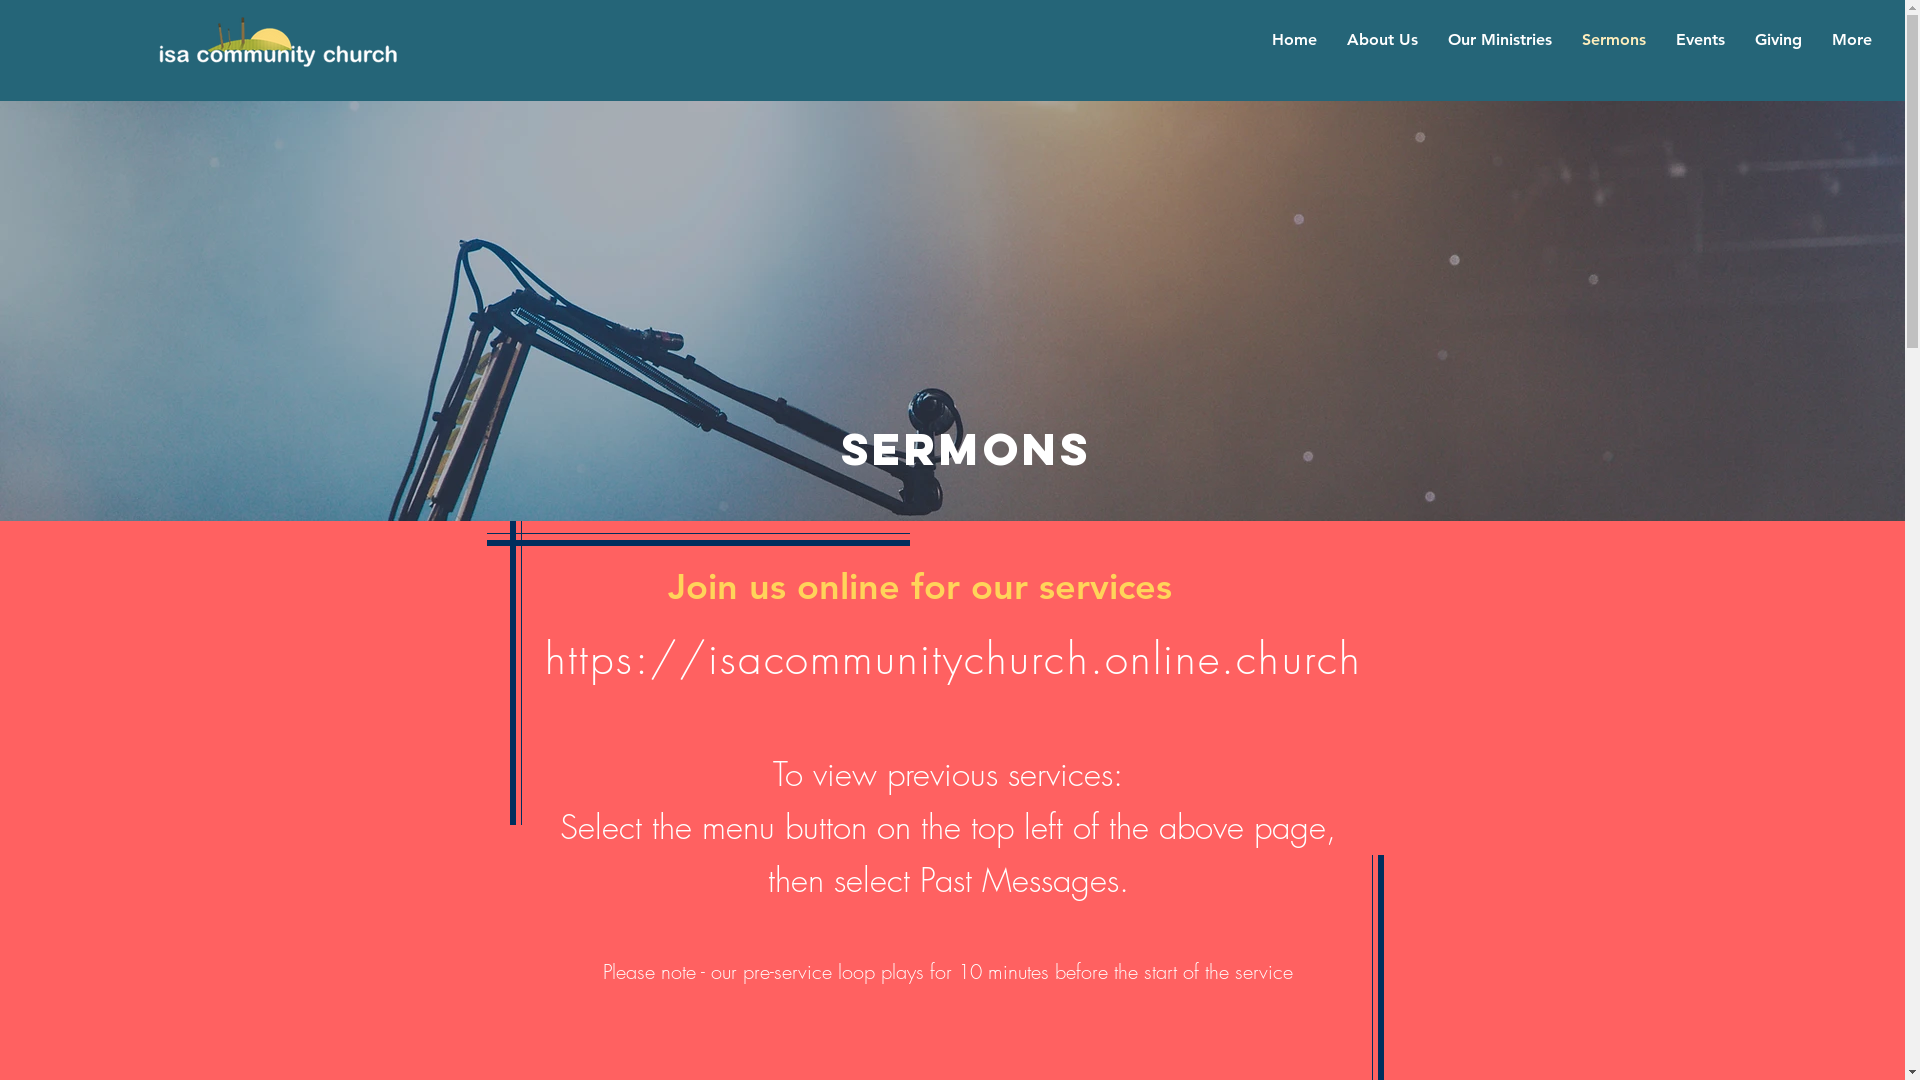 The width and height of the screenshot is (1920, 1080). I want to click on 'https://isacommunitychurch.online.church', so click(952, 659).